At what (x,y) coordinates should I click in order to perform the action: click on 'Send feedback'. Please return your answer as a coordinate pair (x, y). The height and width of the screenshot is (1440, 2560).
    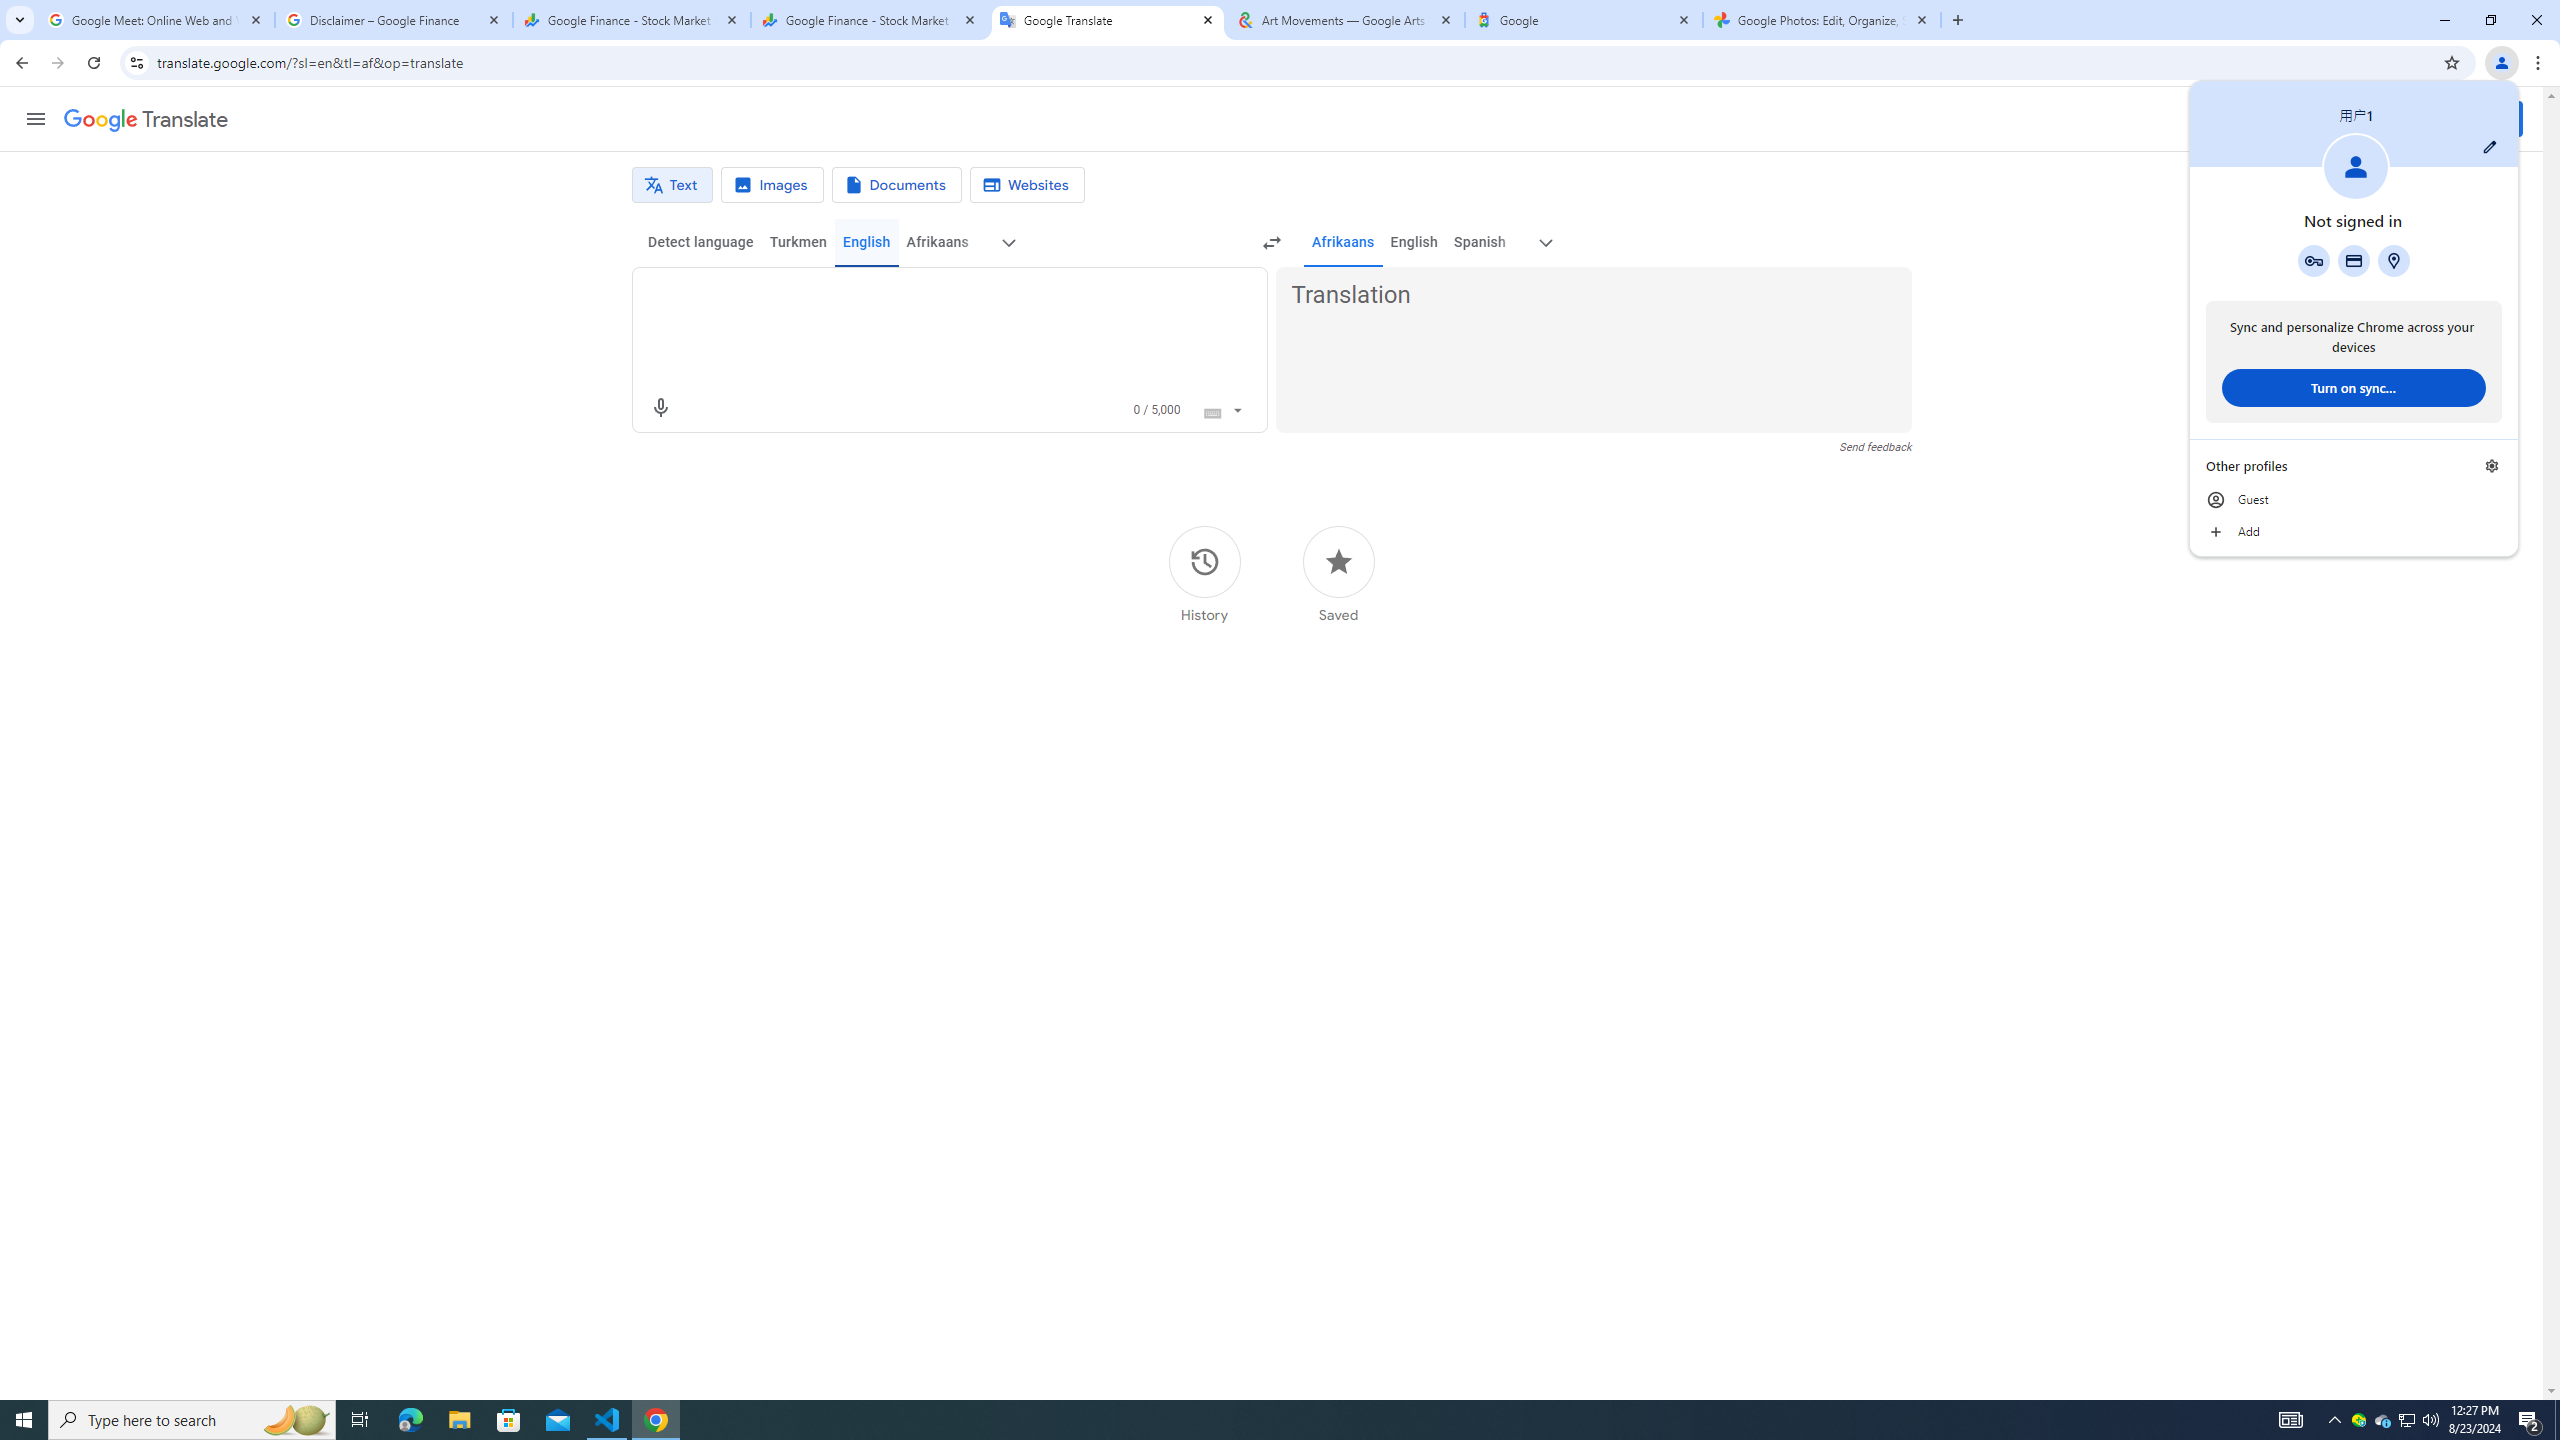
    Looking at the image, I should click on (1875, 447).